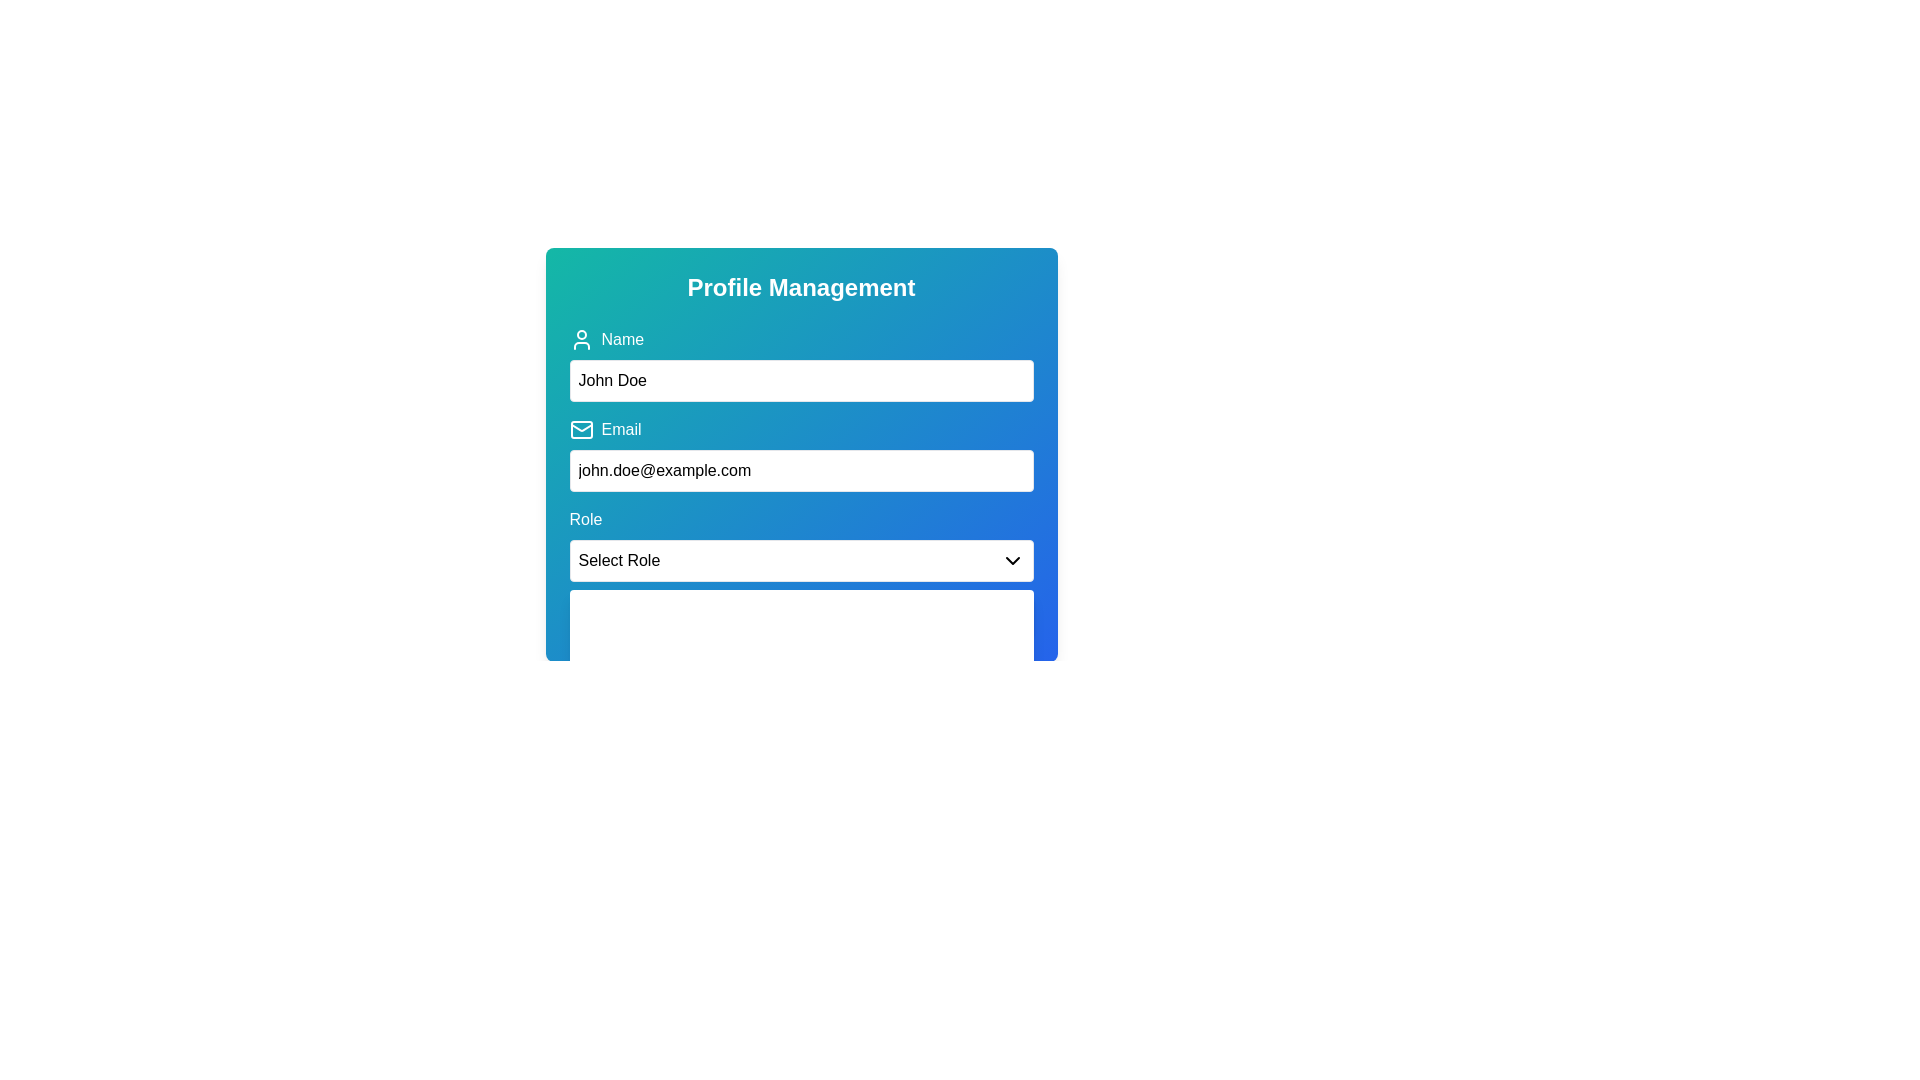  Describe the element at coordinates (584, 519) in the screenshot. I see `the text label displaying 'Role' which is styled with a medium font weight and has a blue background, located slightly below the center of the form section and above the 'Select Role' dropdown menu` at that location.